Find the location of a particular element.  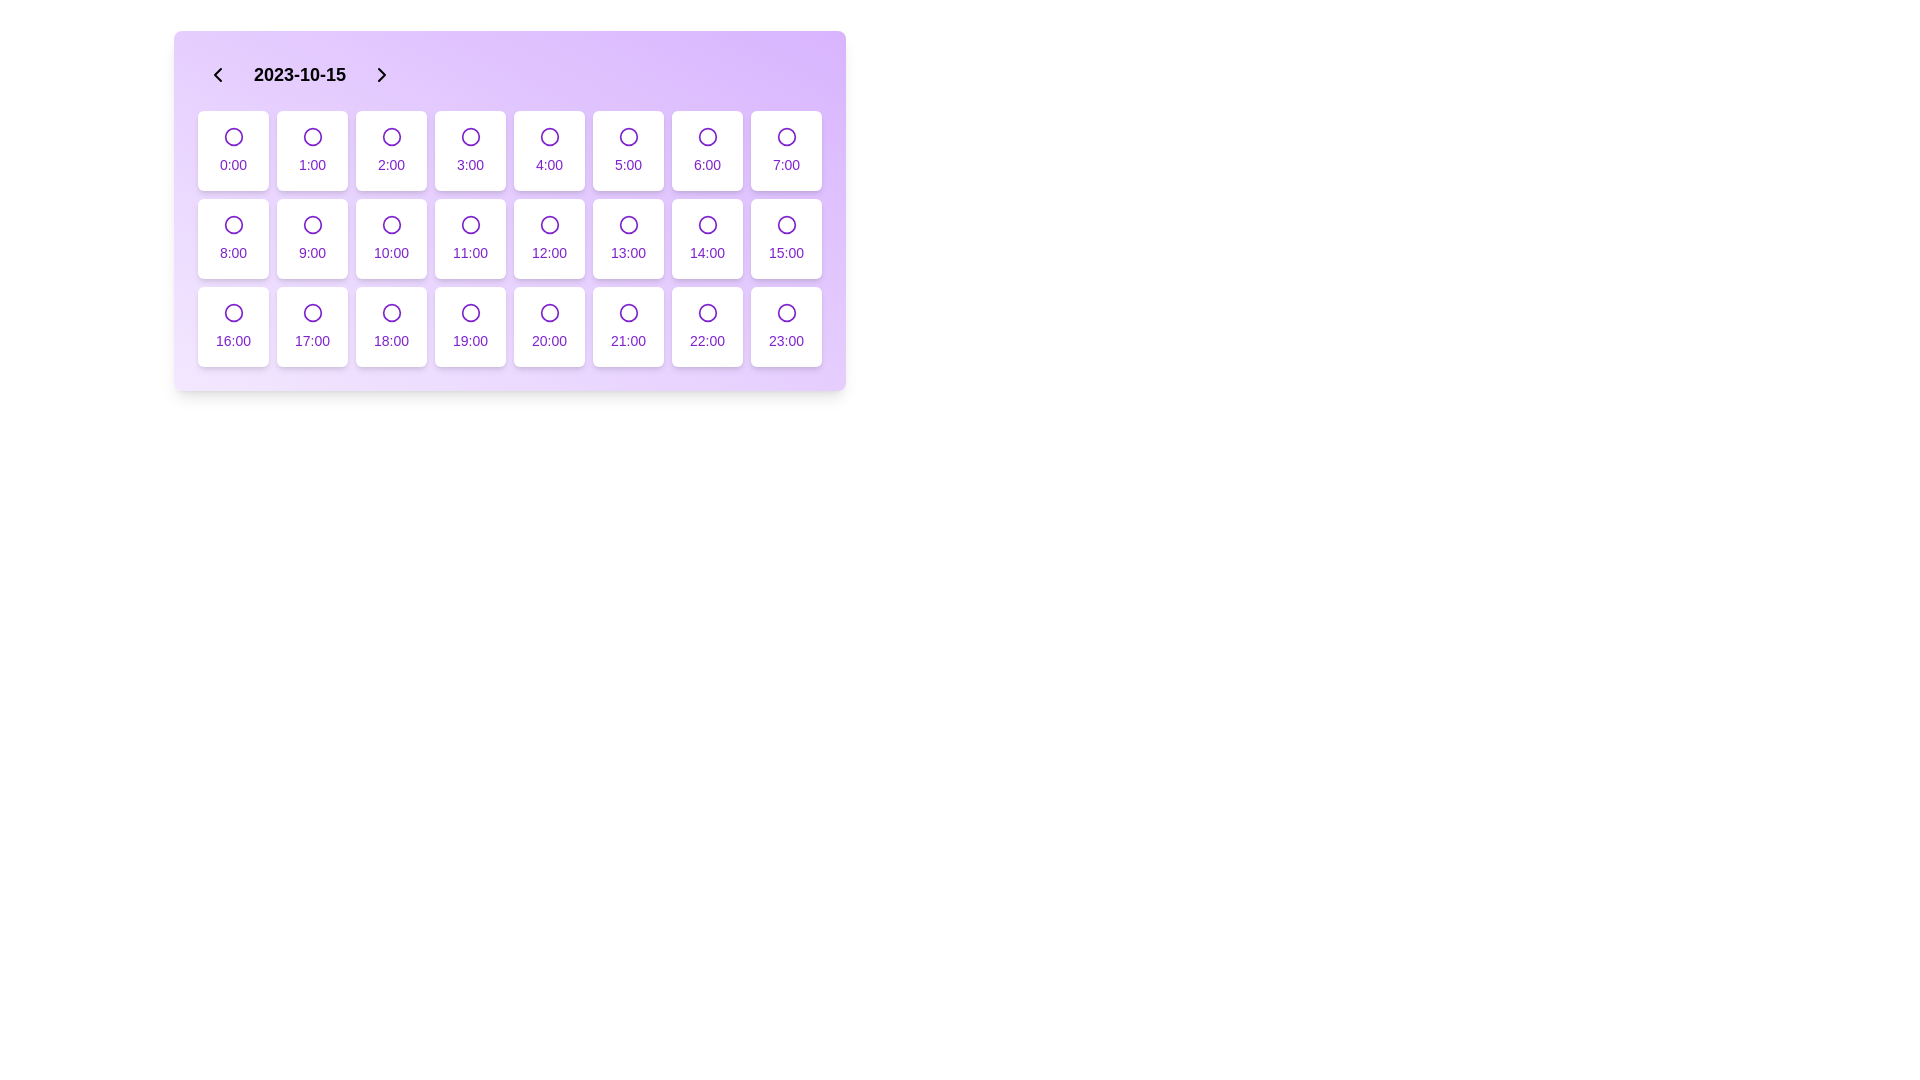

the Circular indicator positioned in the '7:00' time slot of the grid layout, which acts as a checkbox or selection indicator is located at coordinates (785, 136).